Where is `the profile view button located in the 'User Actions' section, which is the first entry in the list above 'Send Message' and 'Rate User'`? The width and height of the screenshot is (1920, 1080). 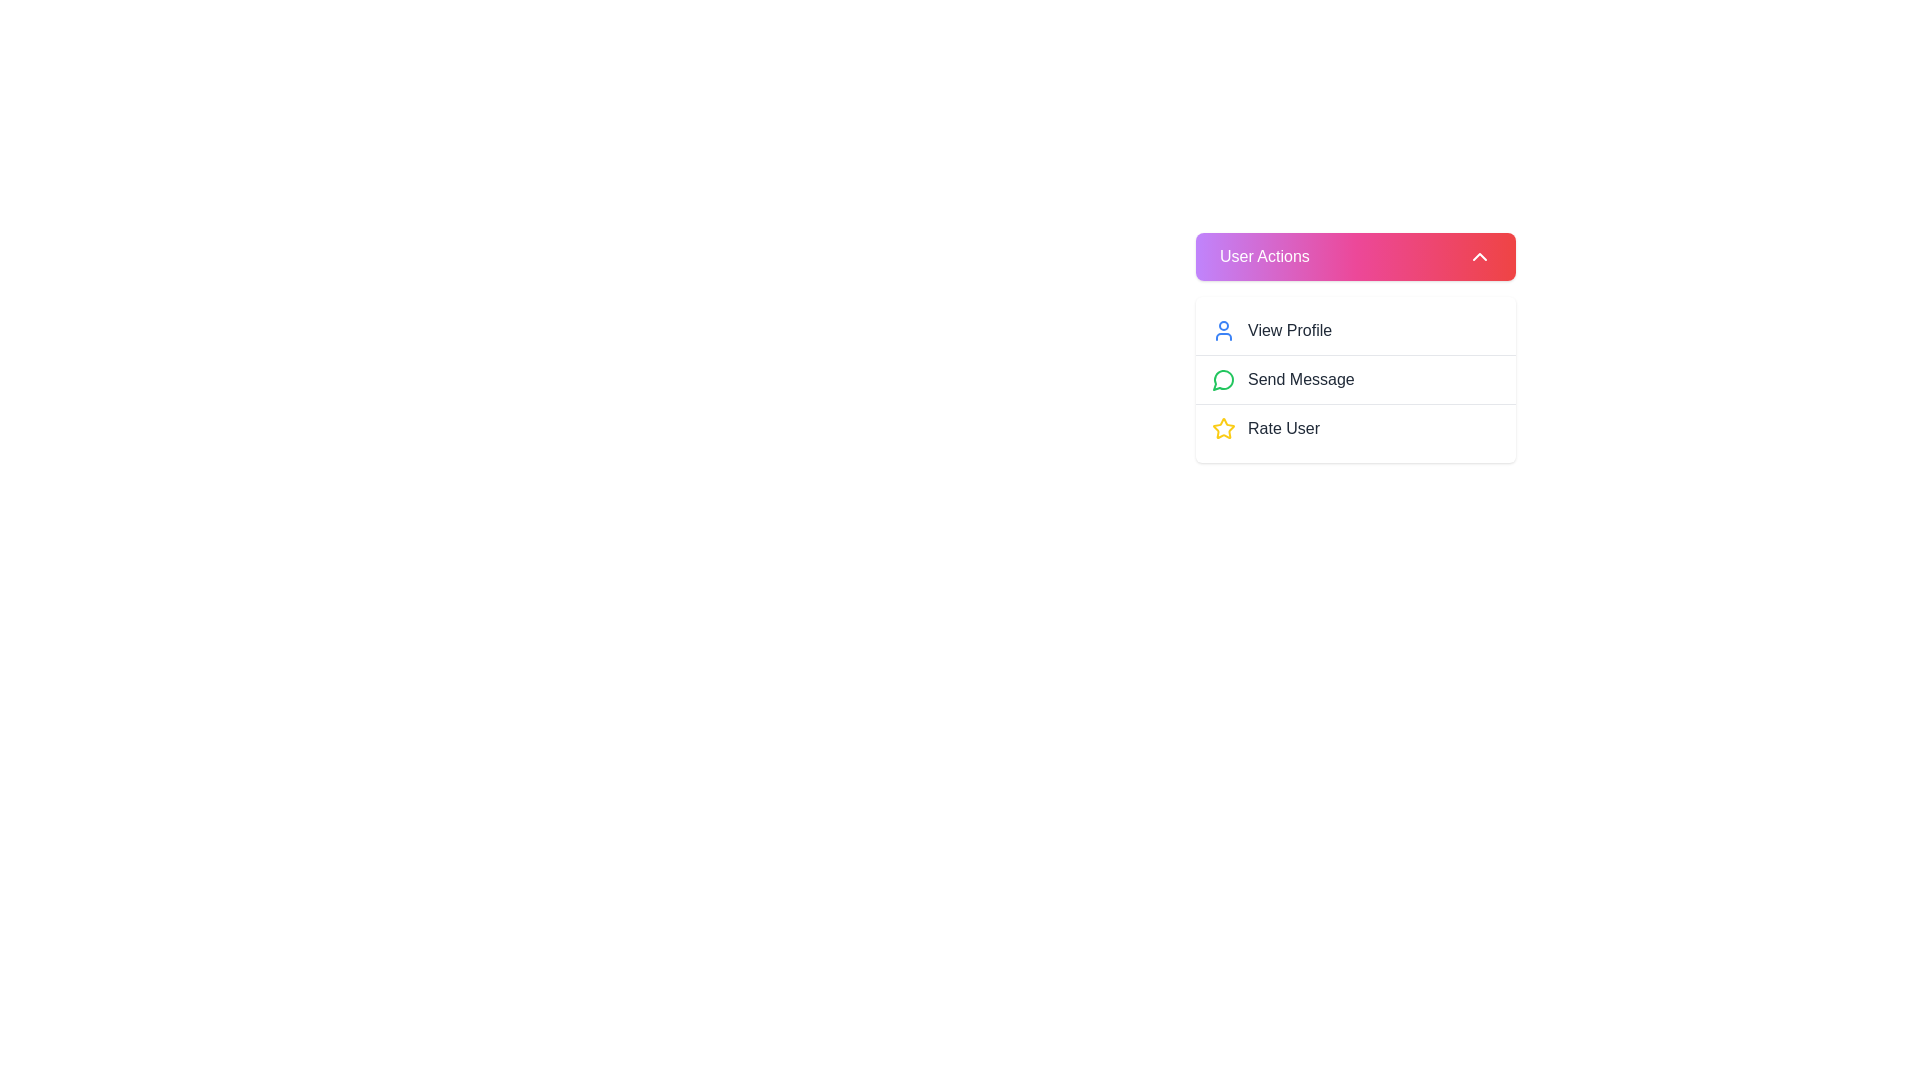 the profile view button located in the 'User Actions' section, which is the first entry in the list above 'Send Message' and 'Rate User' is located at coordinates (1356, 330).